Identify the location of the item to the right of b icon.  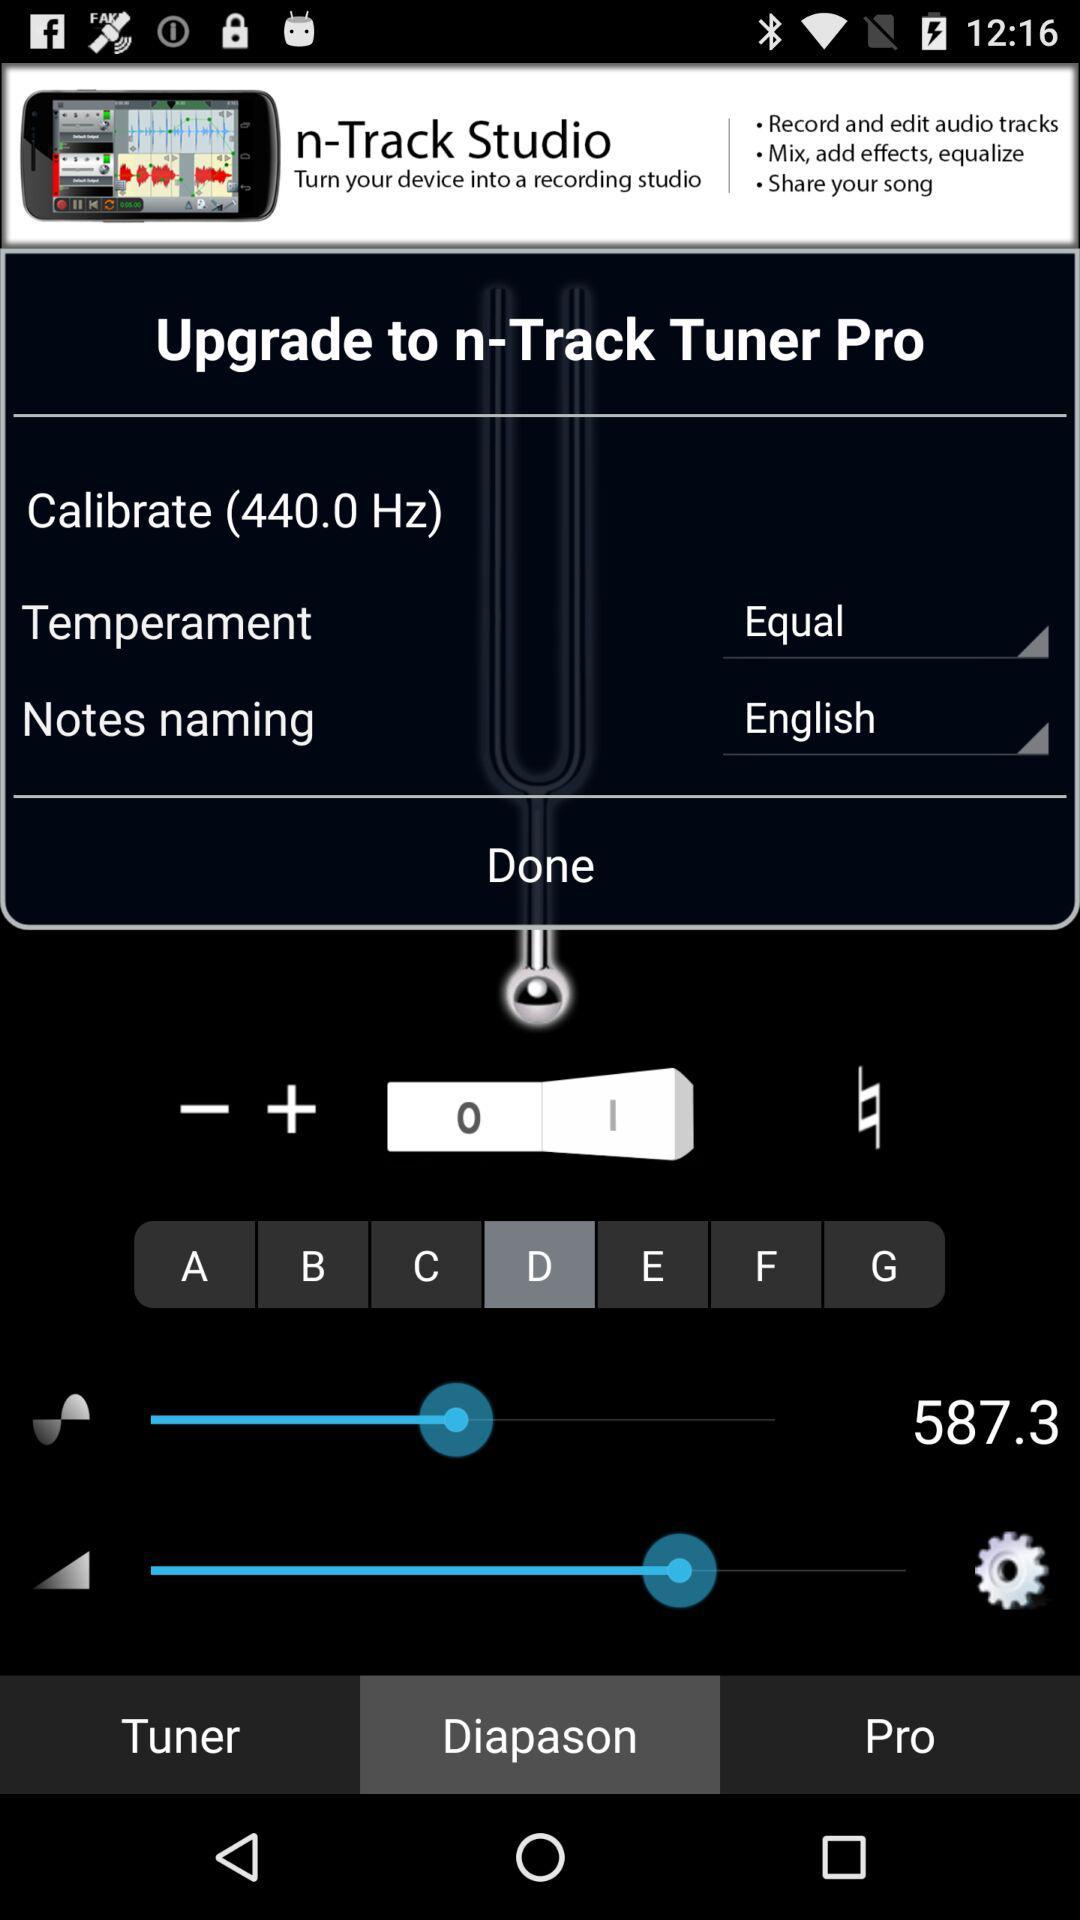
(425, 1263).